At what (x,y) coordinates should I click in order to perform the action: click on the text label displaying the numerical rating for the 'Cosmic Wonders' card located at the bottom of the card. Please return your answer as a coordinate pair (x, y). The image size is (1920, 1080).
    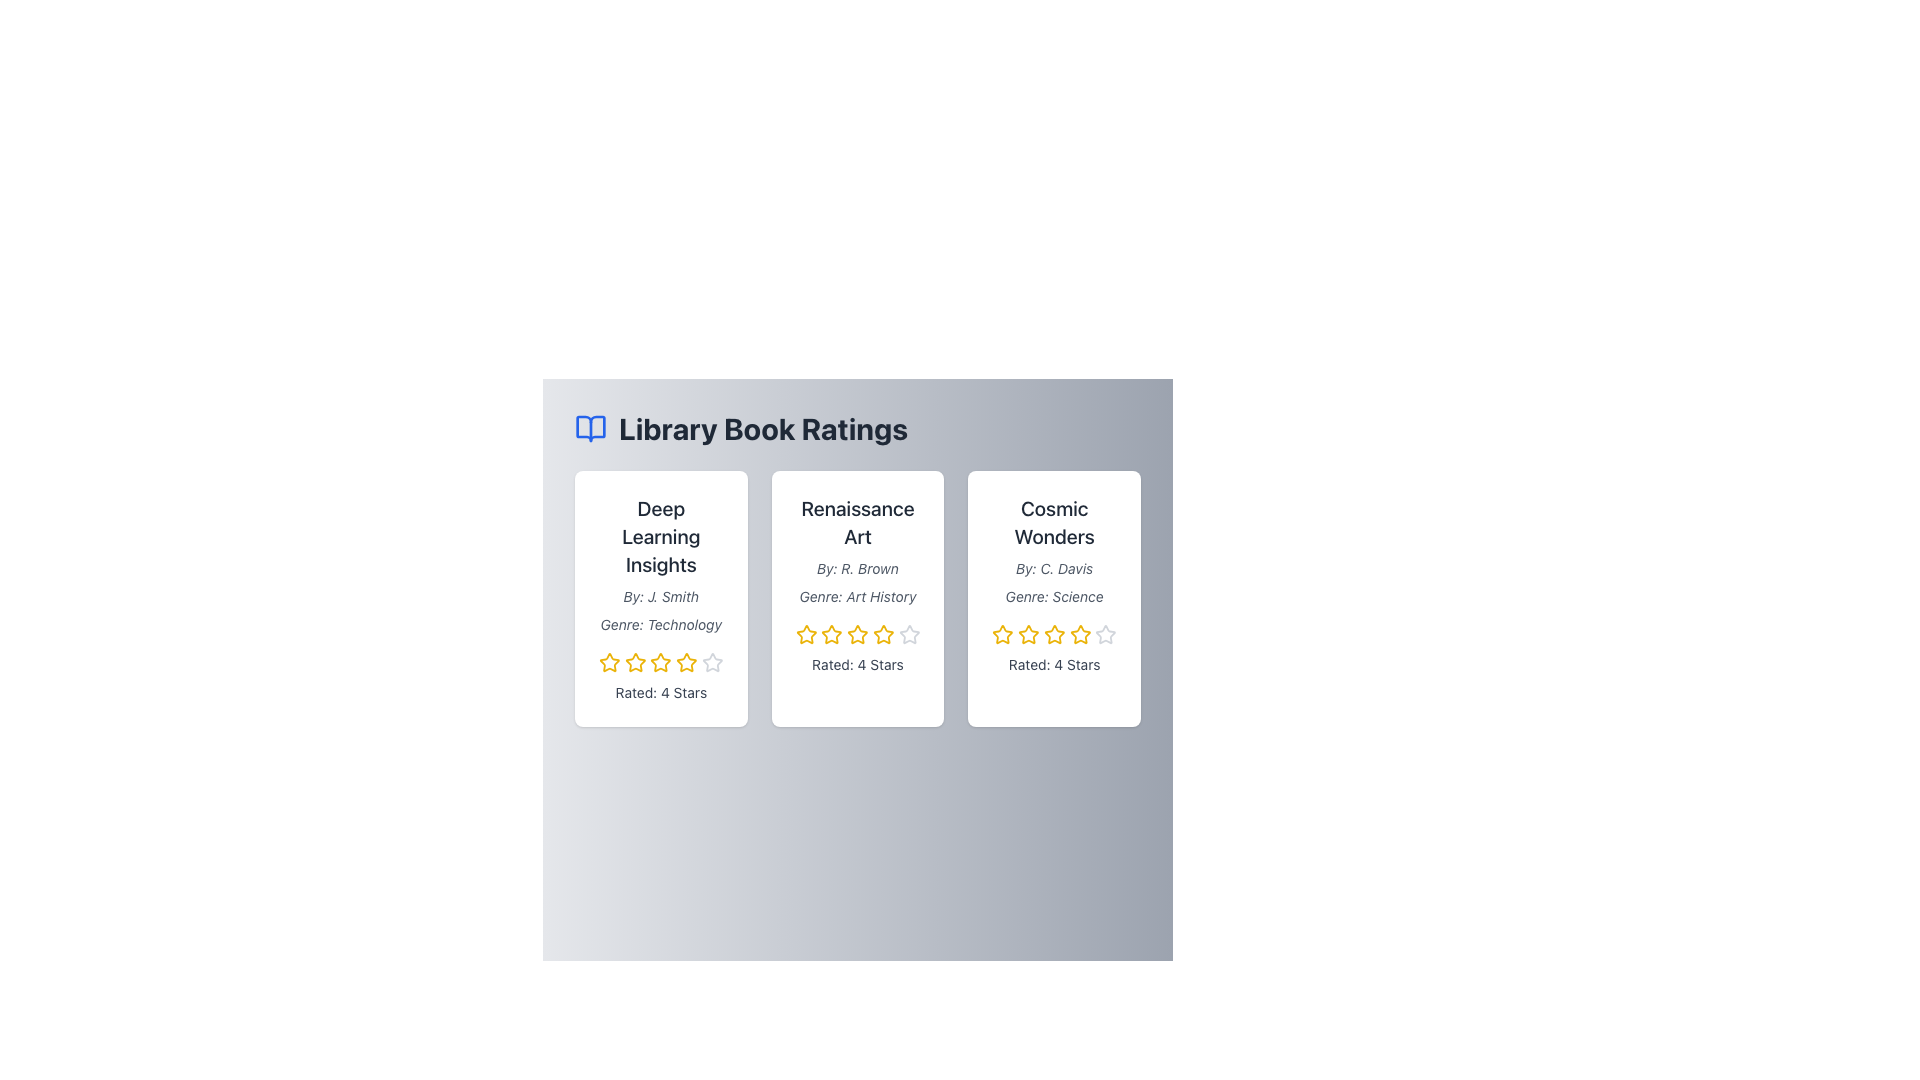
    Looking at the image, I should click on (1053, 664).